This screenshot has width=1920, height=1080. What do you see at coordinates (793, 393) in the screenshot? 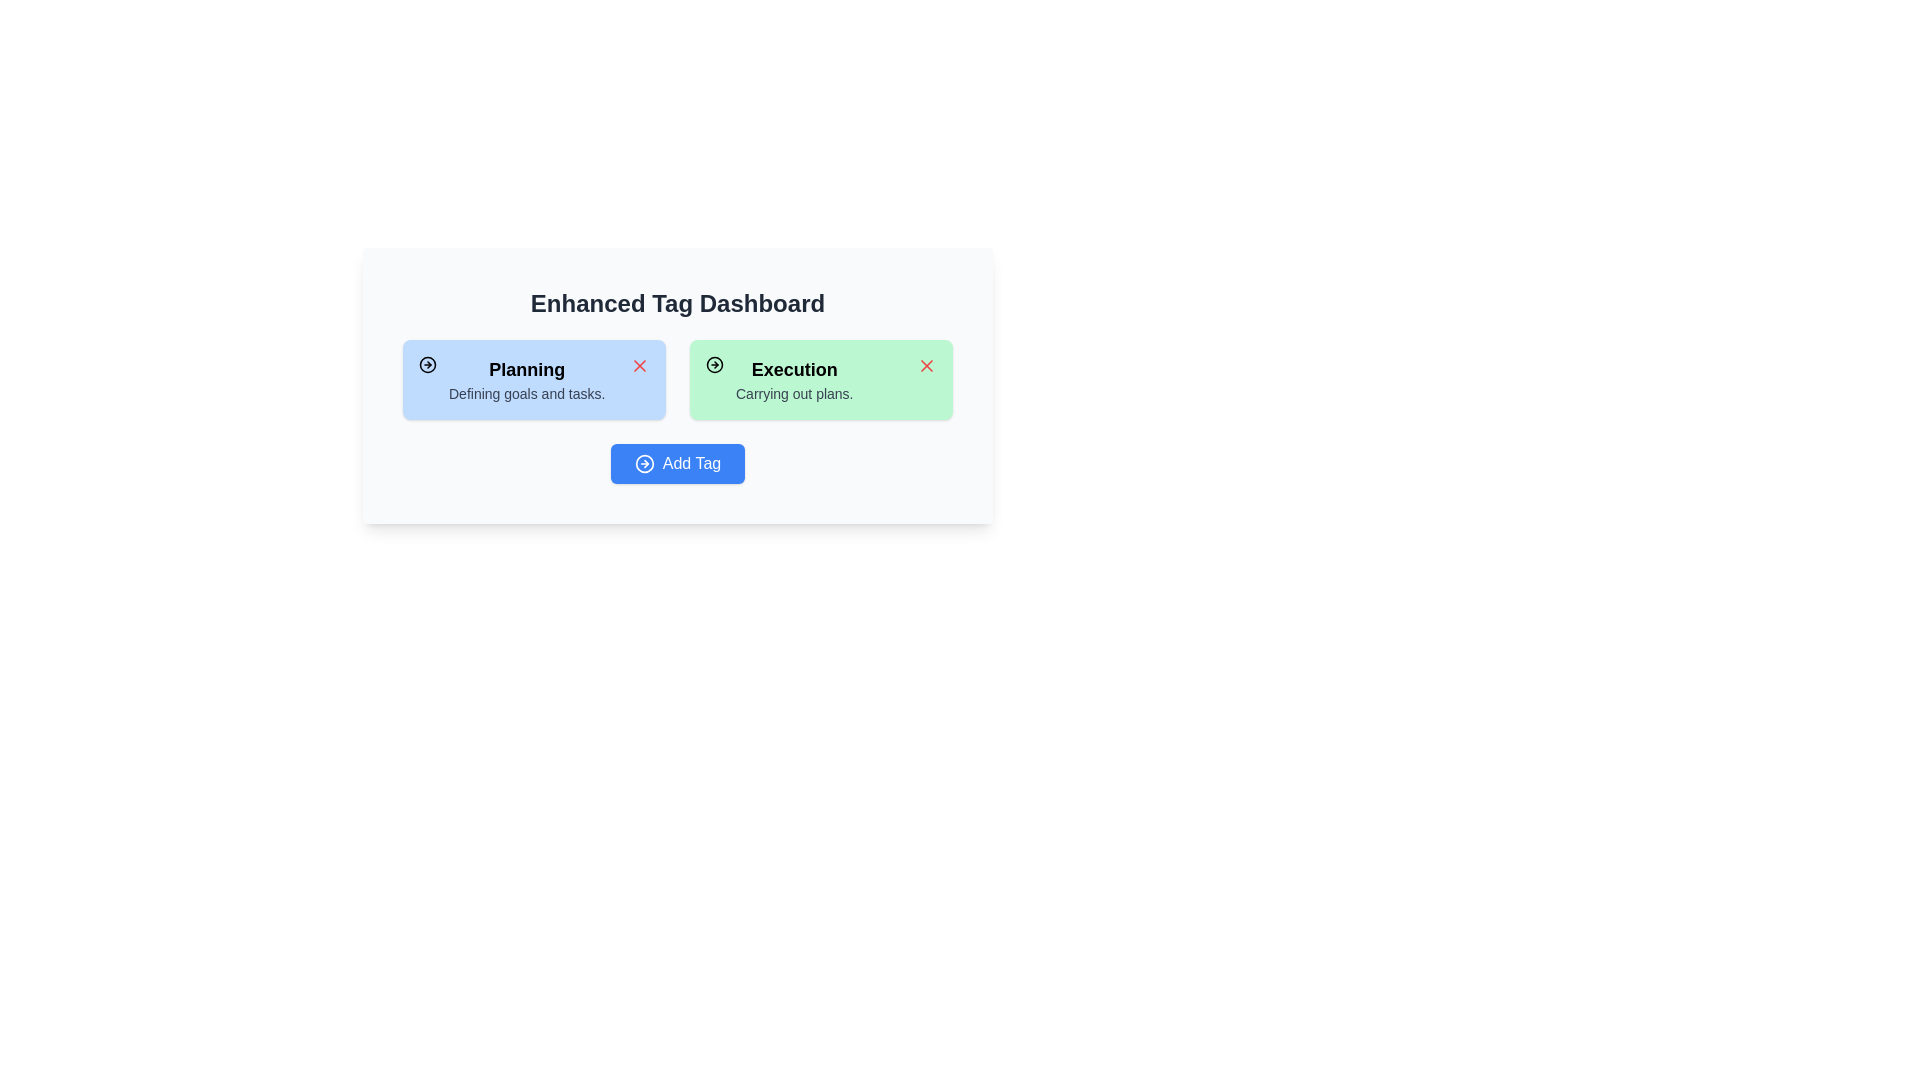
I see `the text label displaying 'Carrying out plans.' which is located under the heading 'Execution' in the right-hand green panel` at bounding box center [793, 393].